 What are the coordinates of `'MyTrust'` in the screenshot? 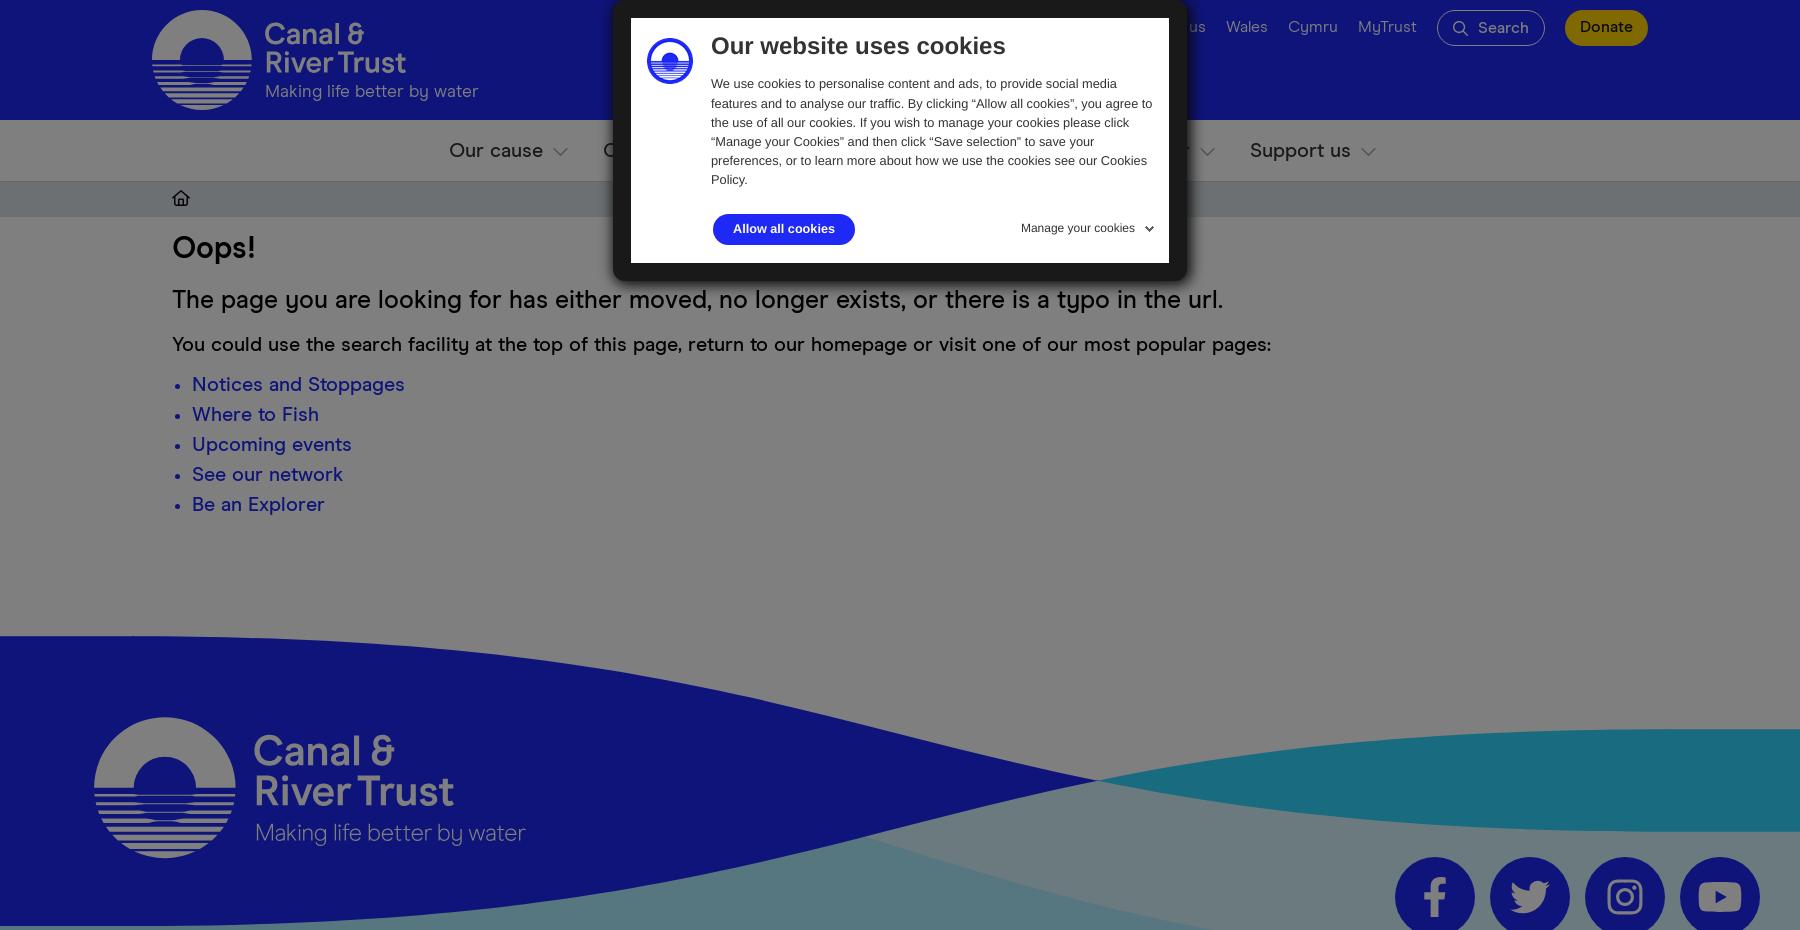 It's located at (1386, 25).